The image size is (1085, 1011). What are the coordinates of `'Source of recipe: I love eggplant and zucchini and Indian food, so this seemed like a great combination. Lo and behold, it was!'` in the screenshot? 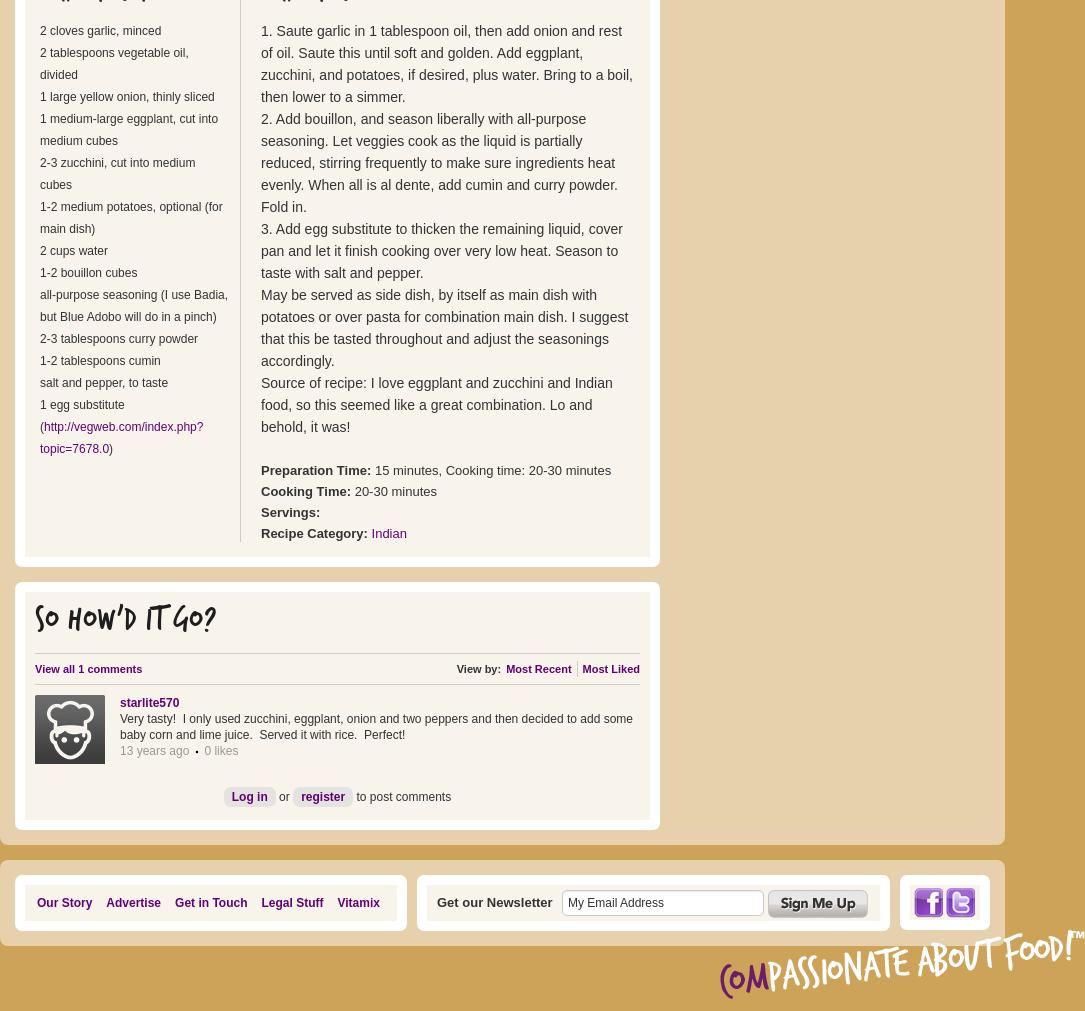 It's located at (435, 404).